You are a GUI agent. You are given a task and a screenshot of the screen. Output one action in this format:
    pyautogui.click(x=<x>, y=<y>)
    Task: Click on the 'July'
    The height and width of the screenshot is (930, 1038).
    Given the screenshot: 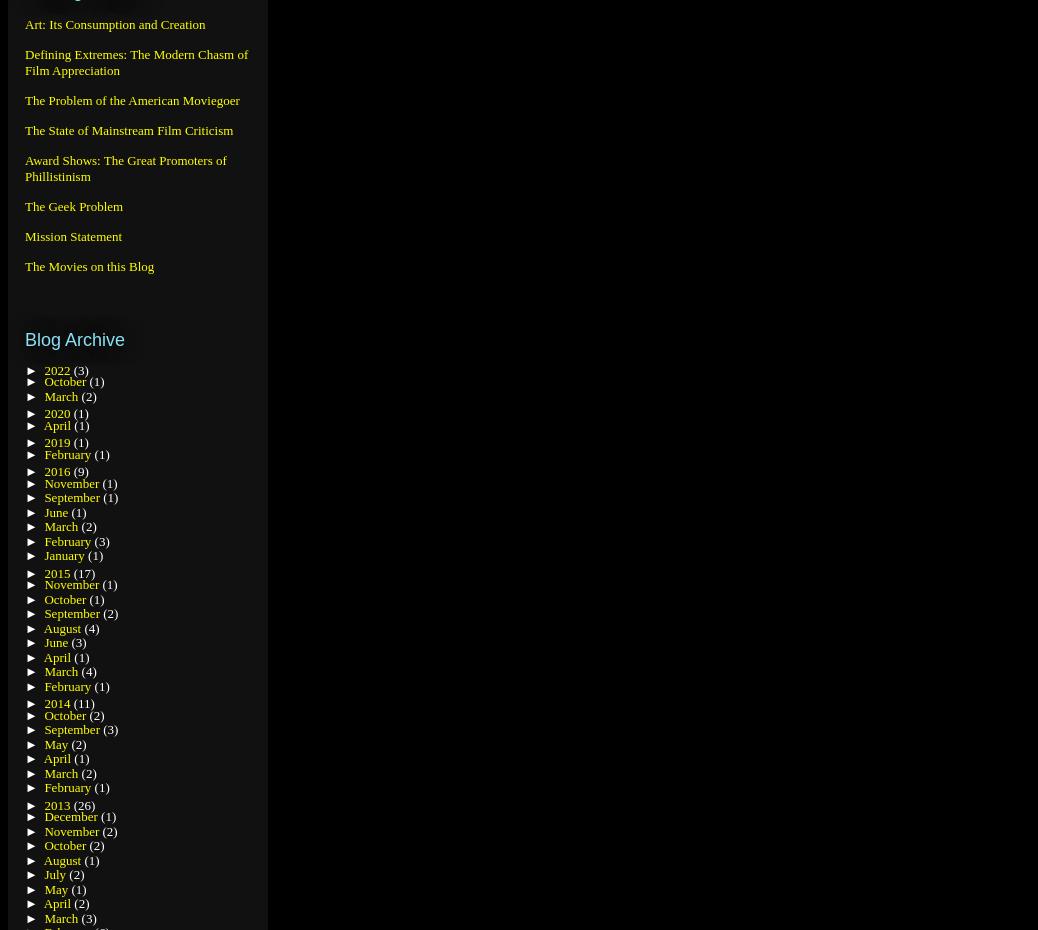 What is the action you would take?
    pyautogui.click(x=55, y=874)
    